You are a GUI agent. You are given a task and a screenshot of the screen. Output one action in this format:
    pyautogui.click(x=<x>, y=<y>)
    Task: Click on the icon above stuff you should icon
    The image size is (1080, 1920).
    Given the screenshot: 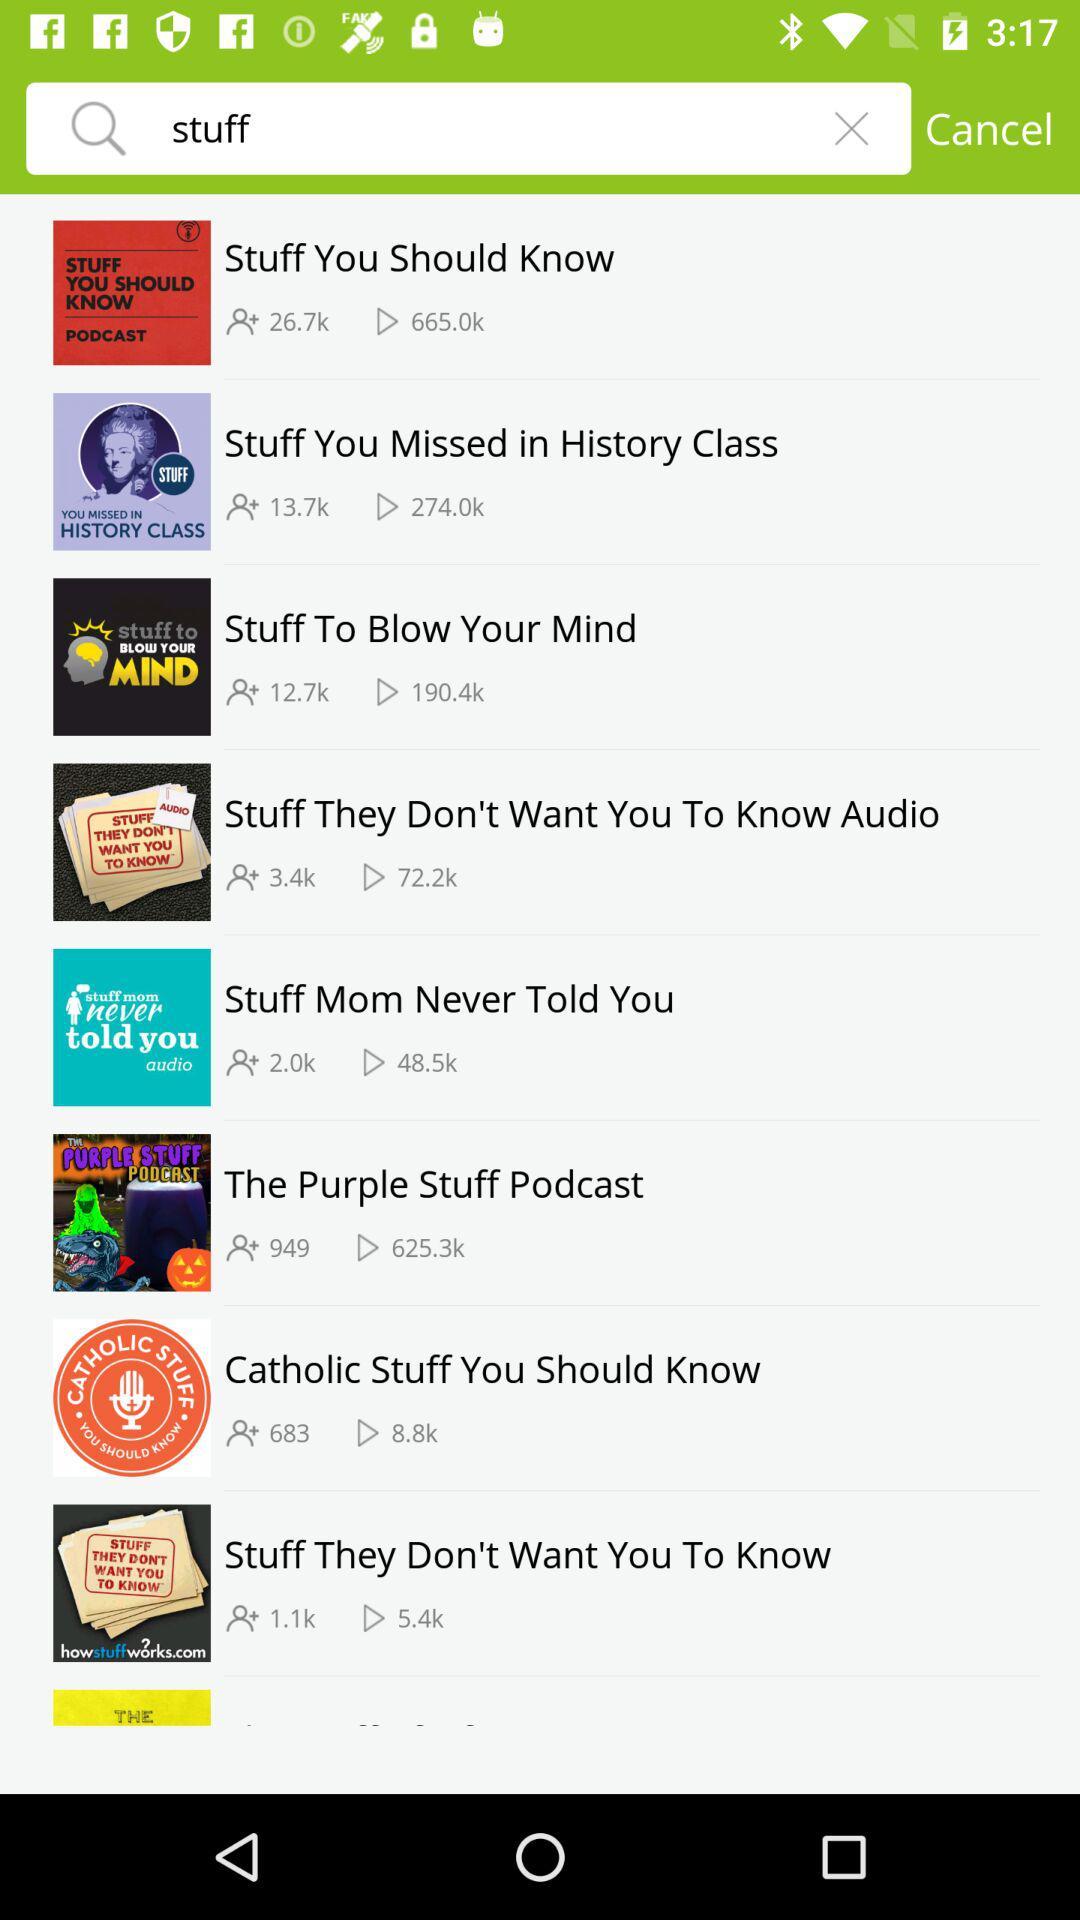 What is the action you would take?
    pyautogui.click(x=988, y=127)
    